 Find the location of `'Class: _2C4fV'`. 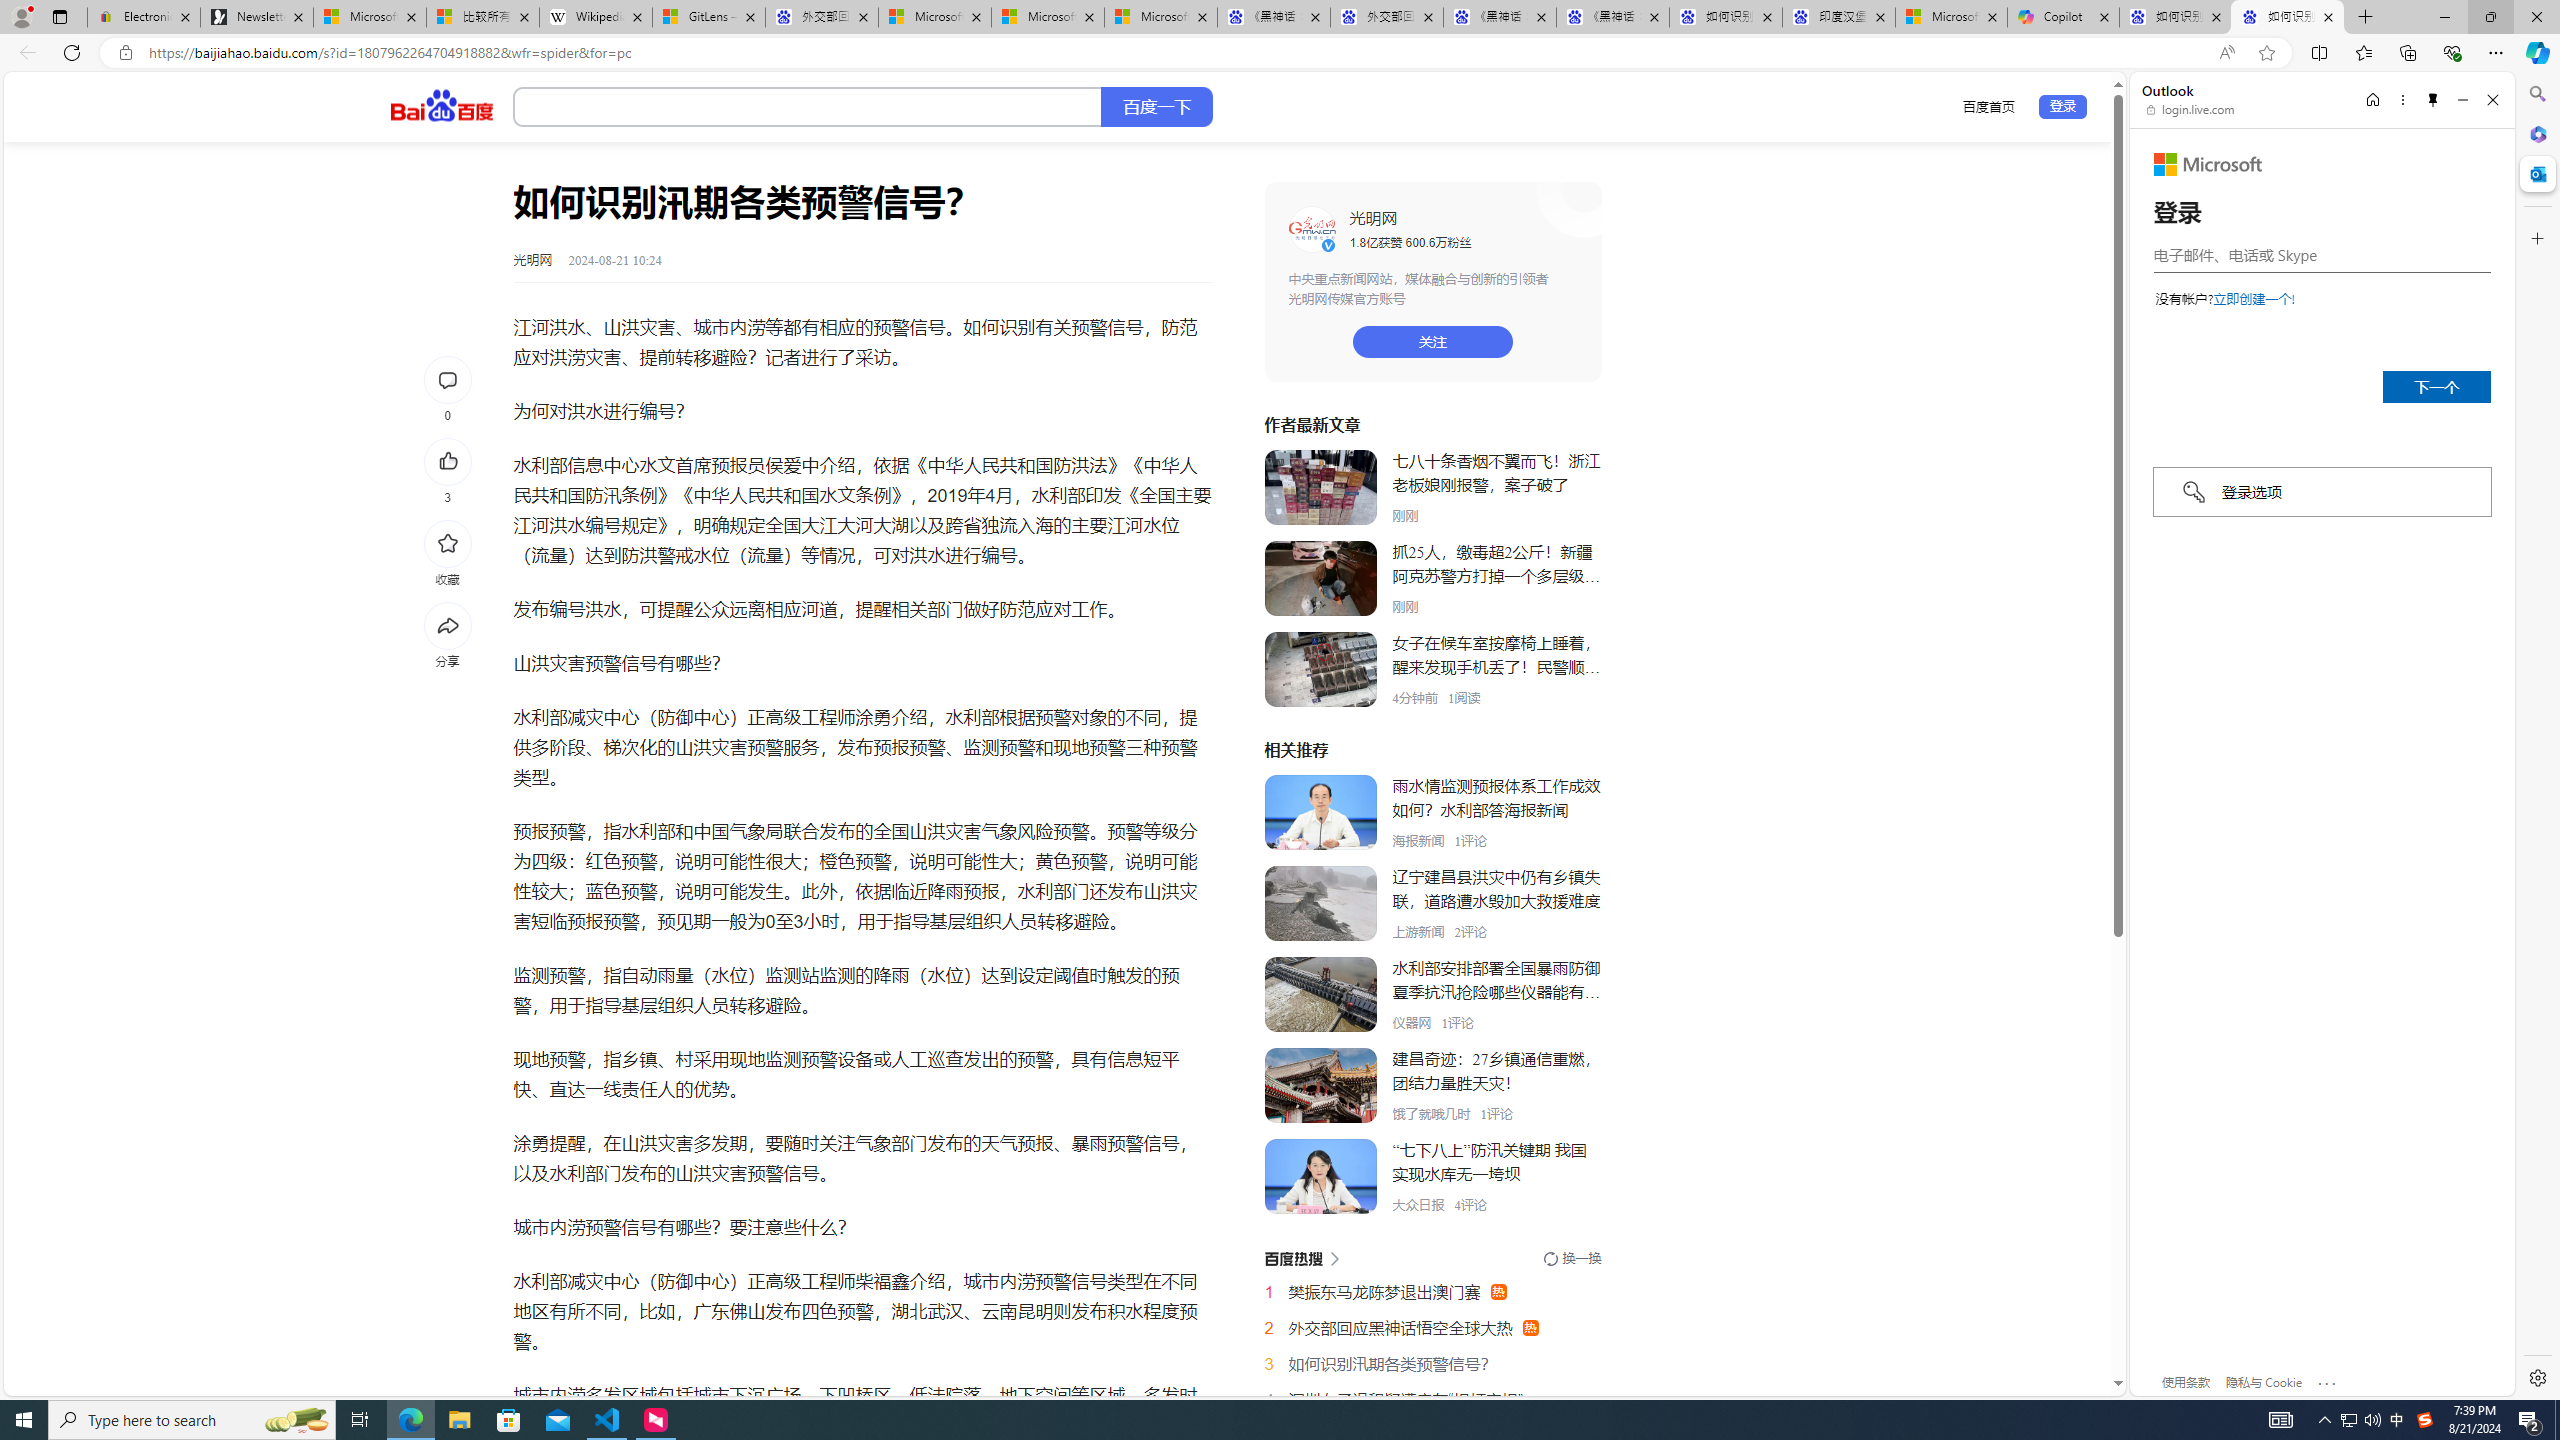

'Class: _2C4fV' is located at coordinates (807, 107).